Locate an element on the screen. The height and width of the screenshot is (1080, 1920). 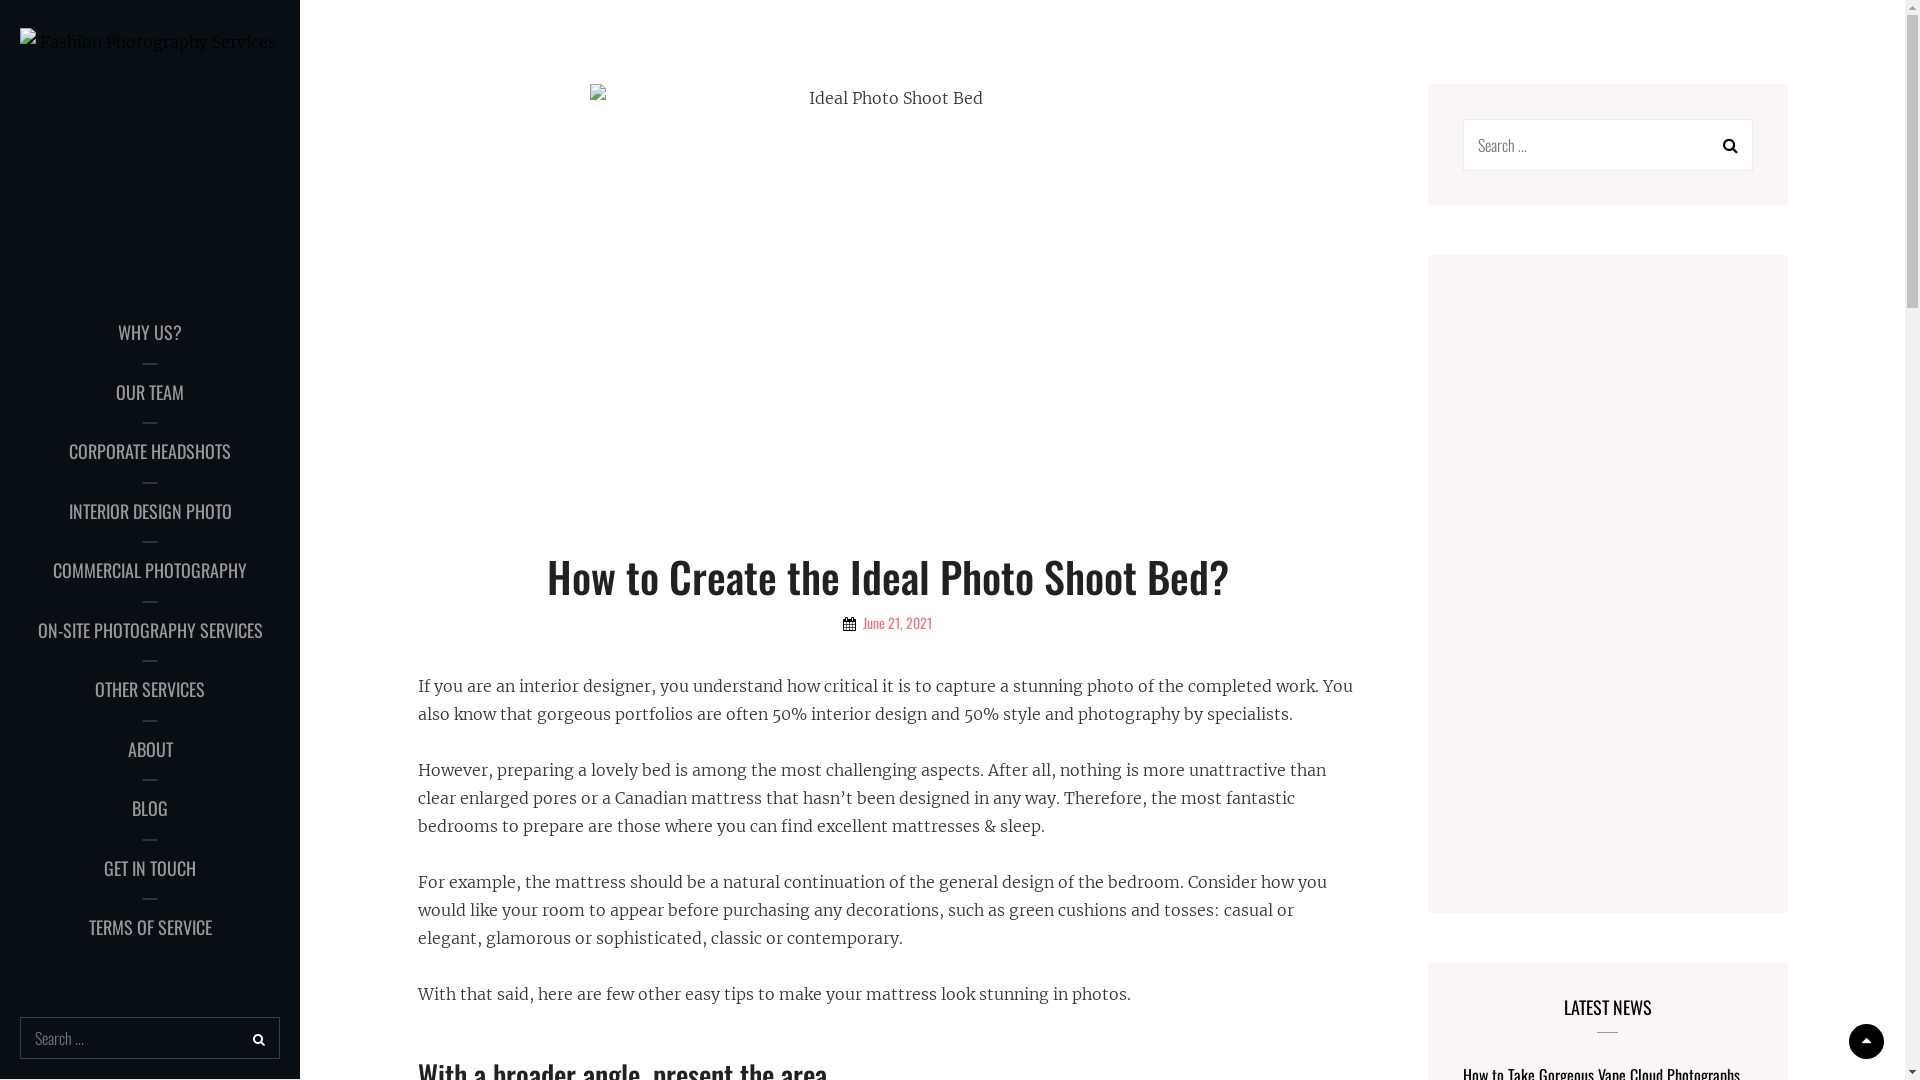
'TERMS OF SERVICE' is located at coordinates (148, 928).